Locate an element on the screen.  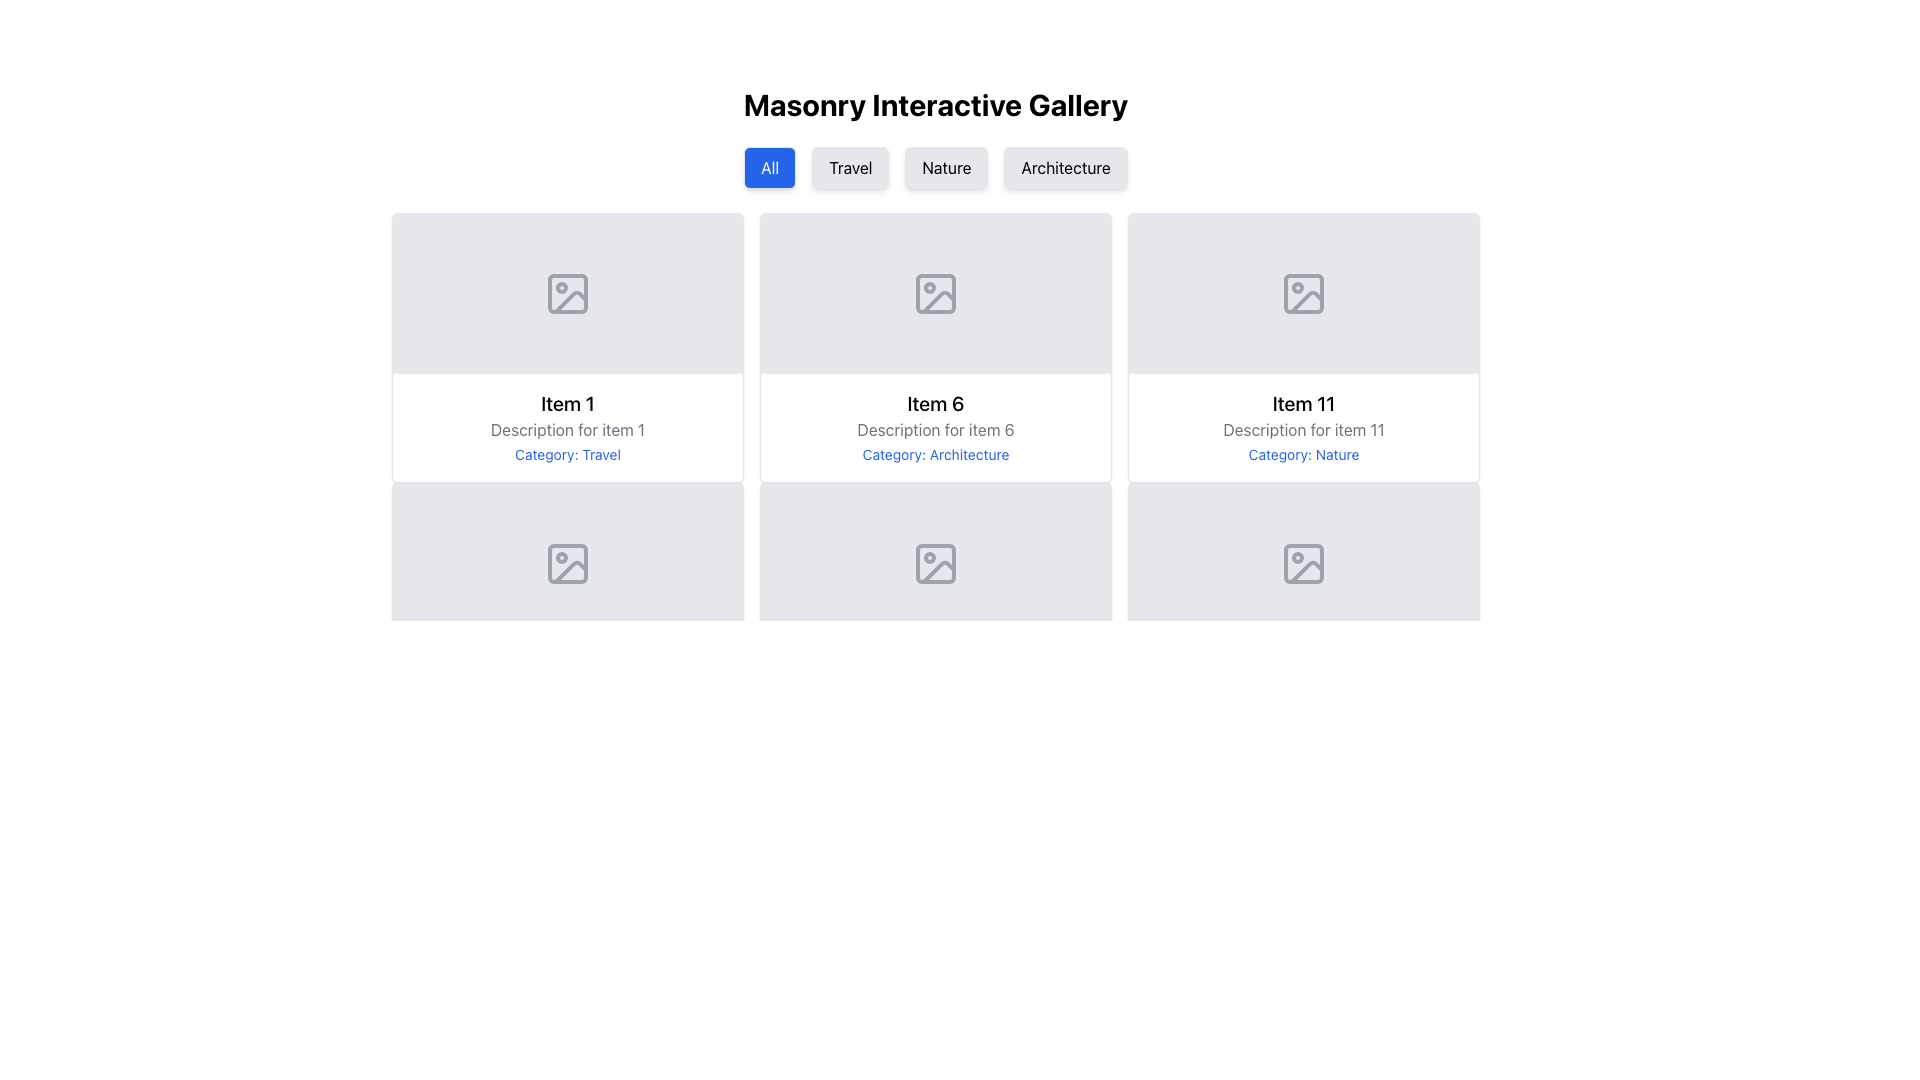
the SVG rectangular shape in the upper-left corner of the card labeled 'Item 1' in the Masonry Interactive Gallery, which serves as a placeholder for the item's image is located at coordinates (566, 293).